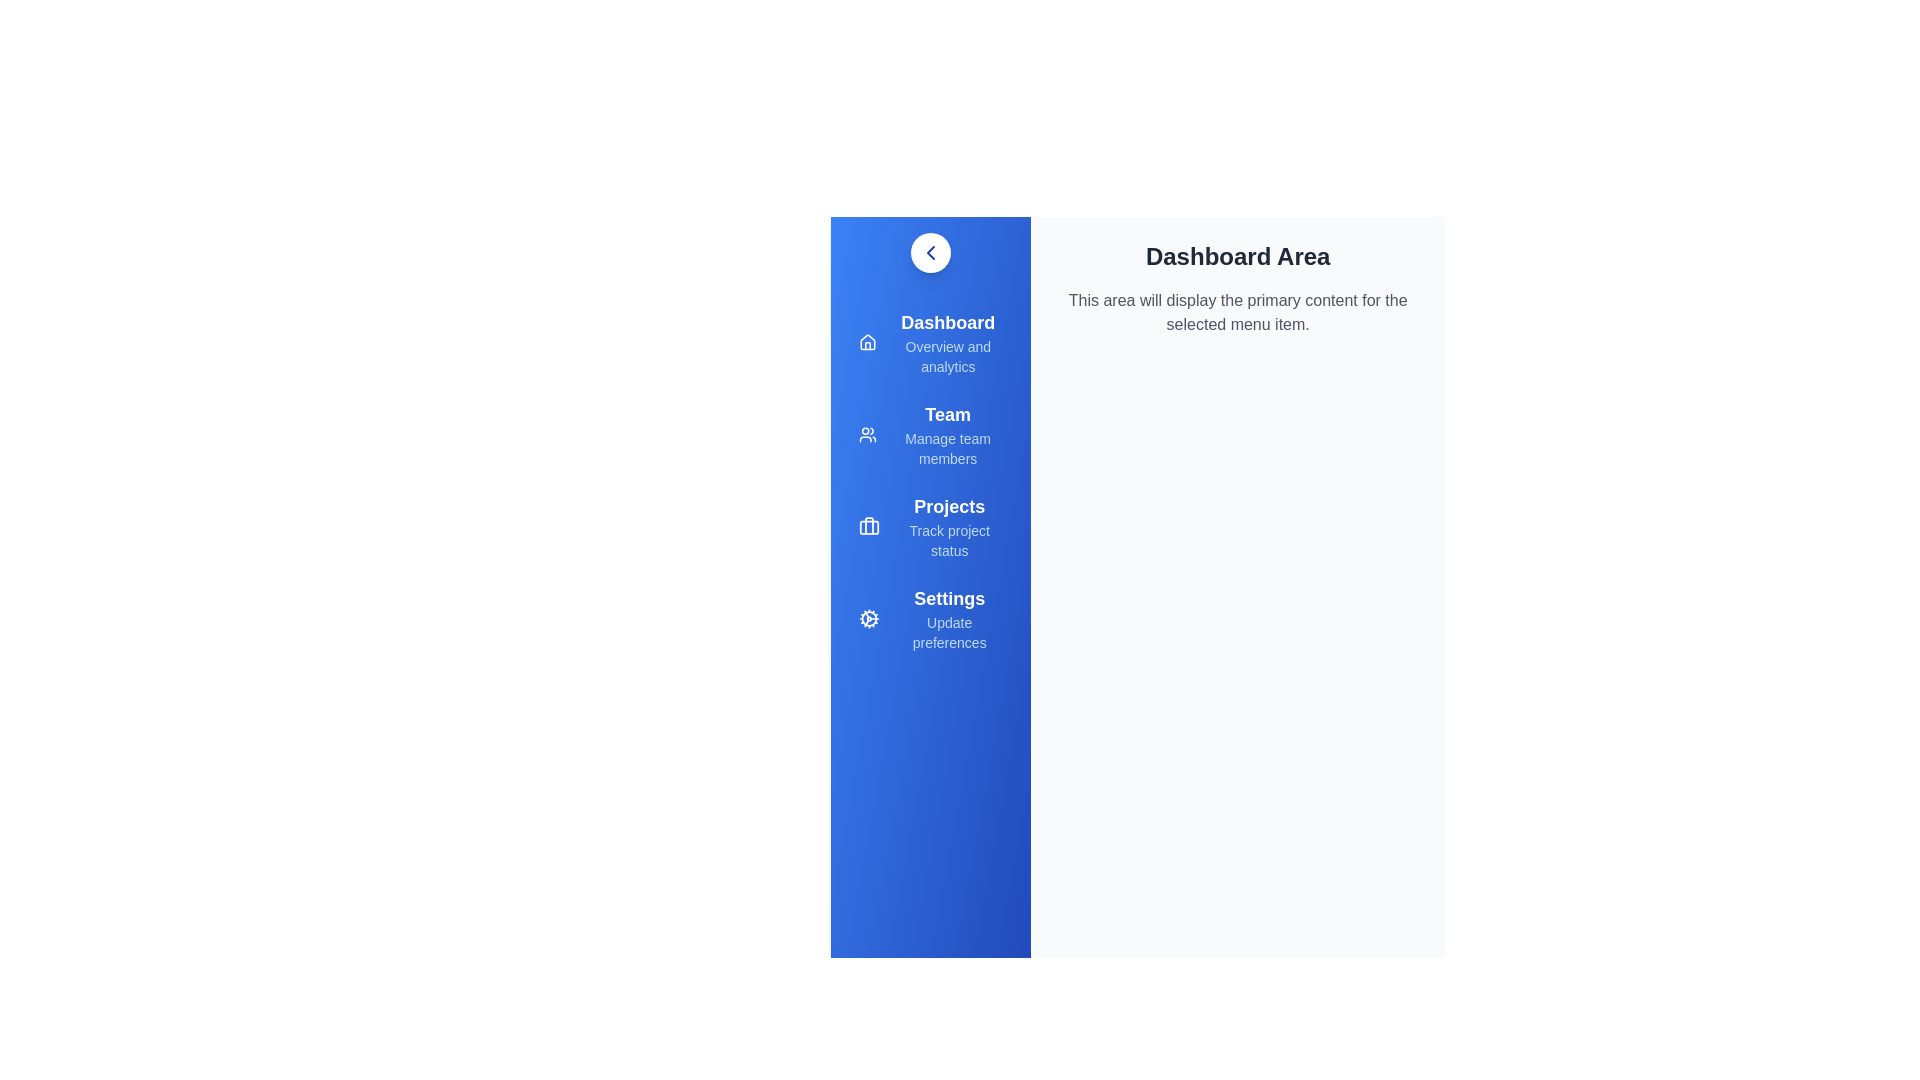 The height and width of the screenshot is (1080, 1920). Describe the element at coordinates (930, 342) in the screenshot. I see `the menu item Dashboard to navigate` at that location.